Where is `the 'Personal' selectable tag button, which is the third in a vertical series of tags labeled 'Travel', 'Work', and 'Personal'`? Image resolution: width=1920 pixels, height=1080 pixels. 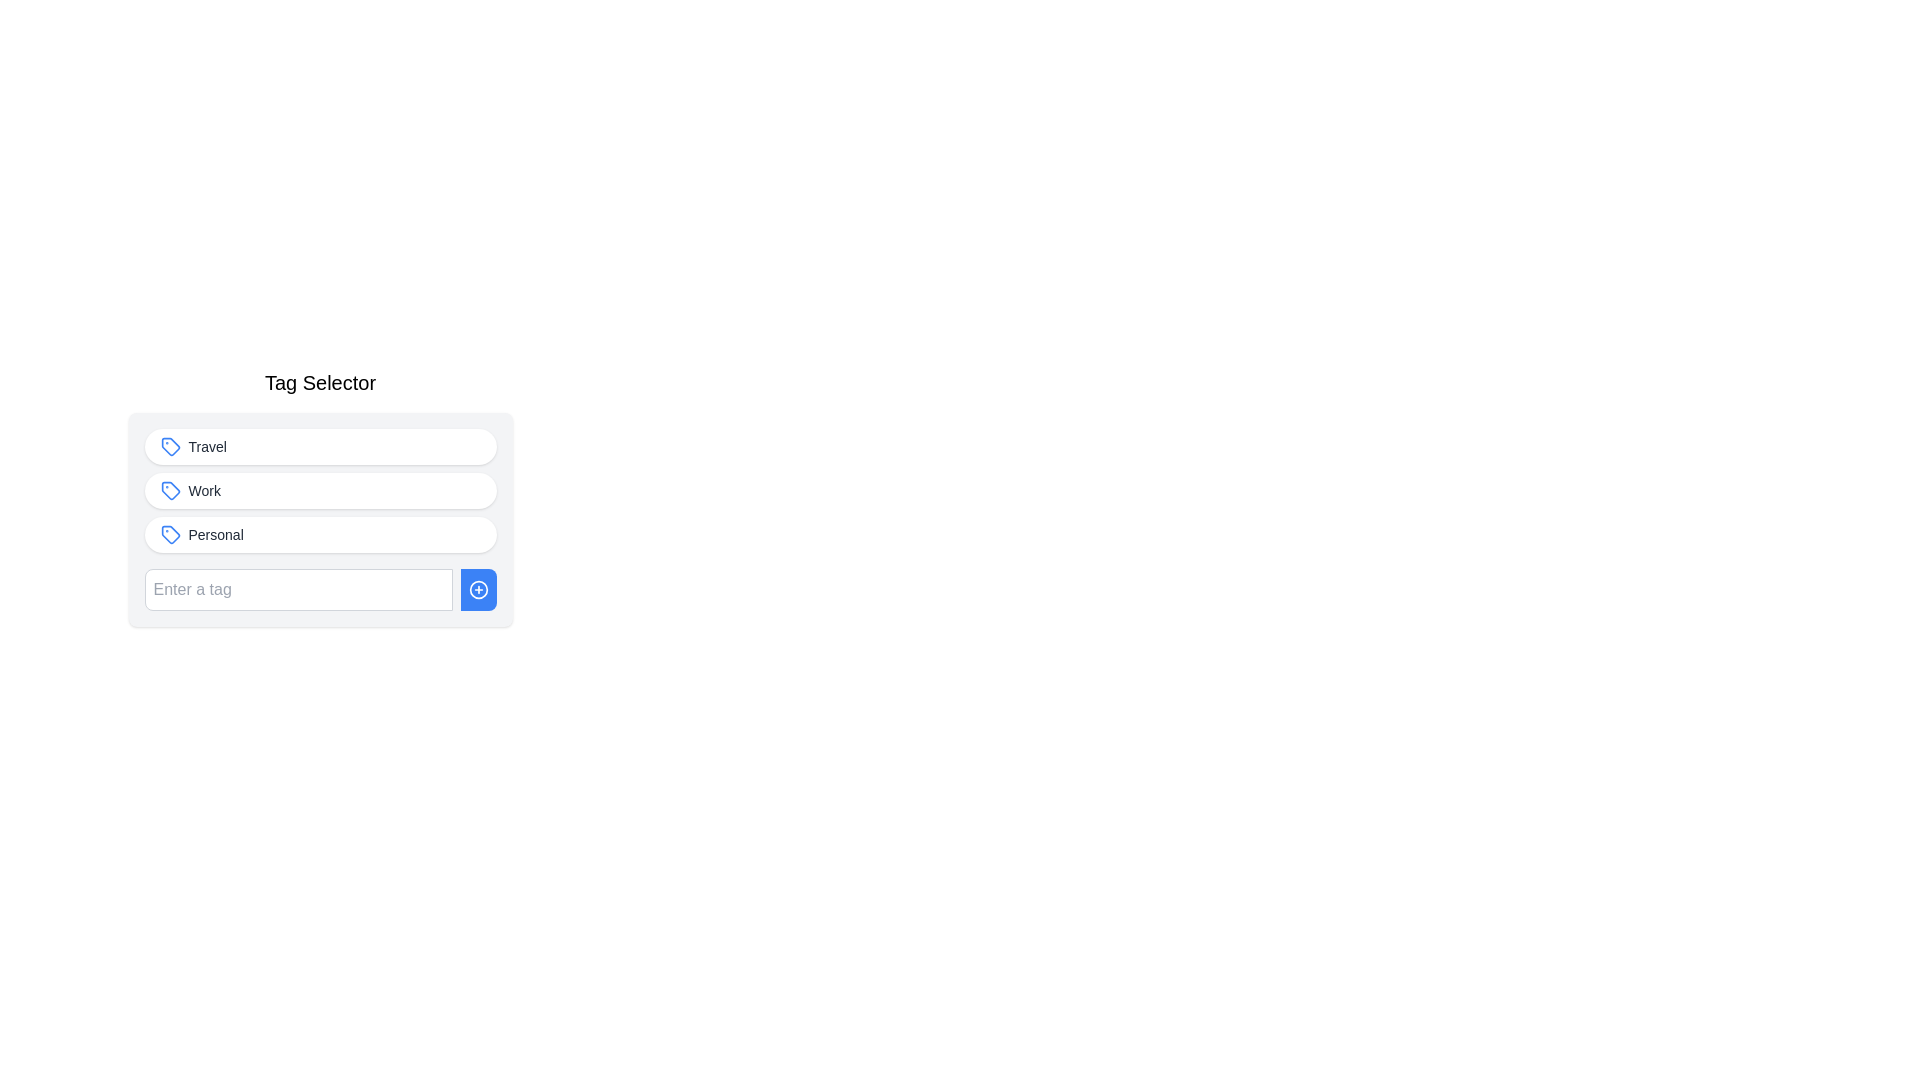 the 'Personal' selectable tag button, which is the third in a vertical series of tags labeled 'Travel', 'Work', and 'Personal' is located at coordinates (320, 519).